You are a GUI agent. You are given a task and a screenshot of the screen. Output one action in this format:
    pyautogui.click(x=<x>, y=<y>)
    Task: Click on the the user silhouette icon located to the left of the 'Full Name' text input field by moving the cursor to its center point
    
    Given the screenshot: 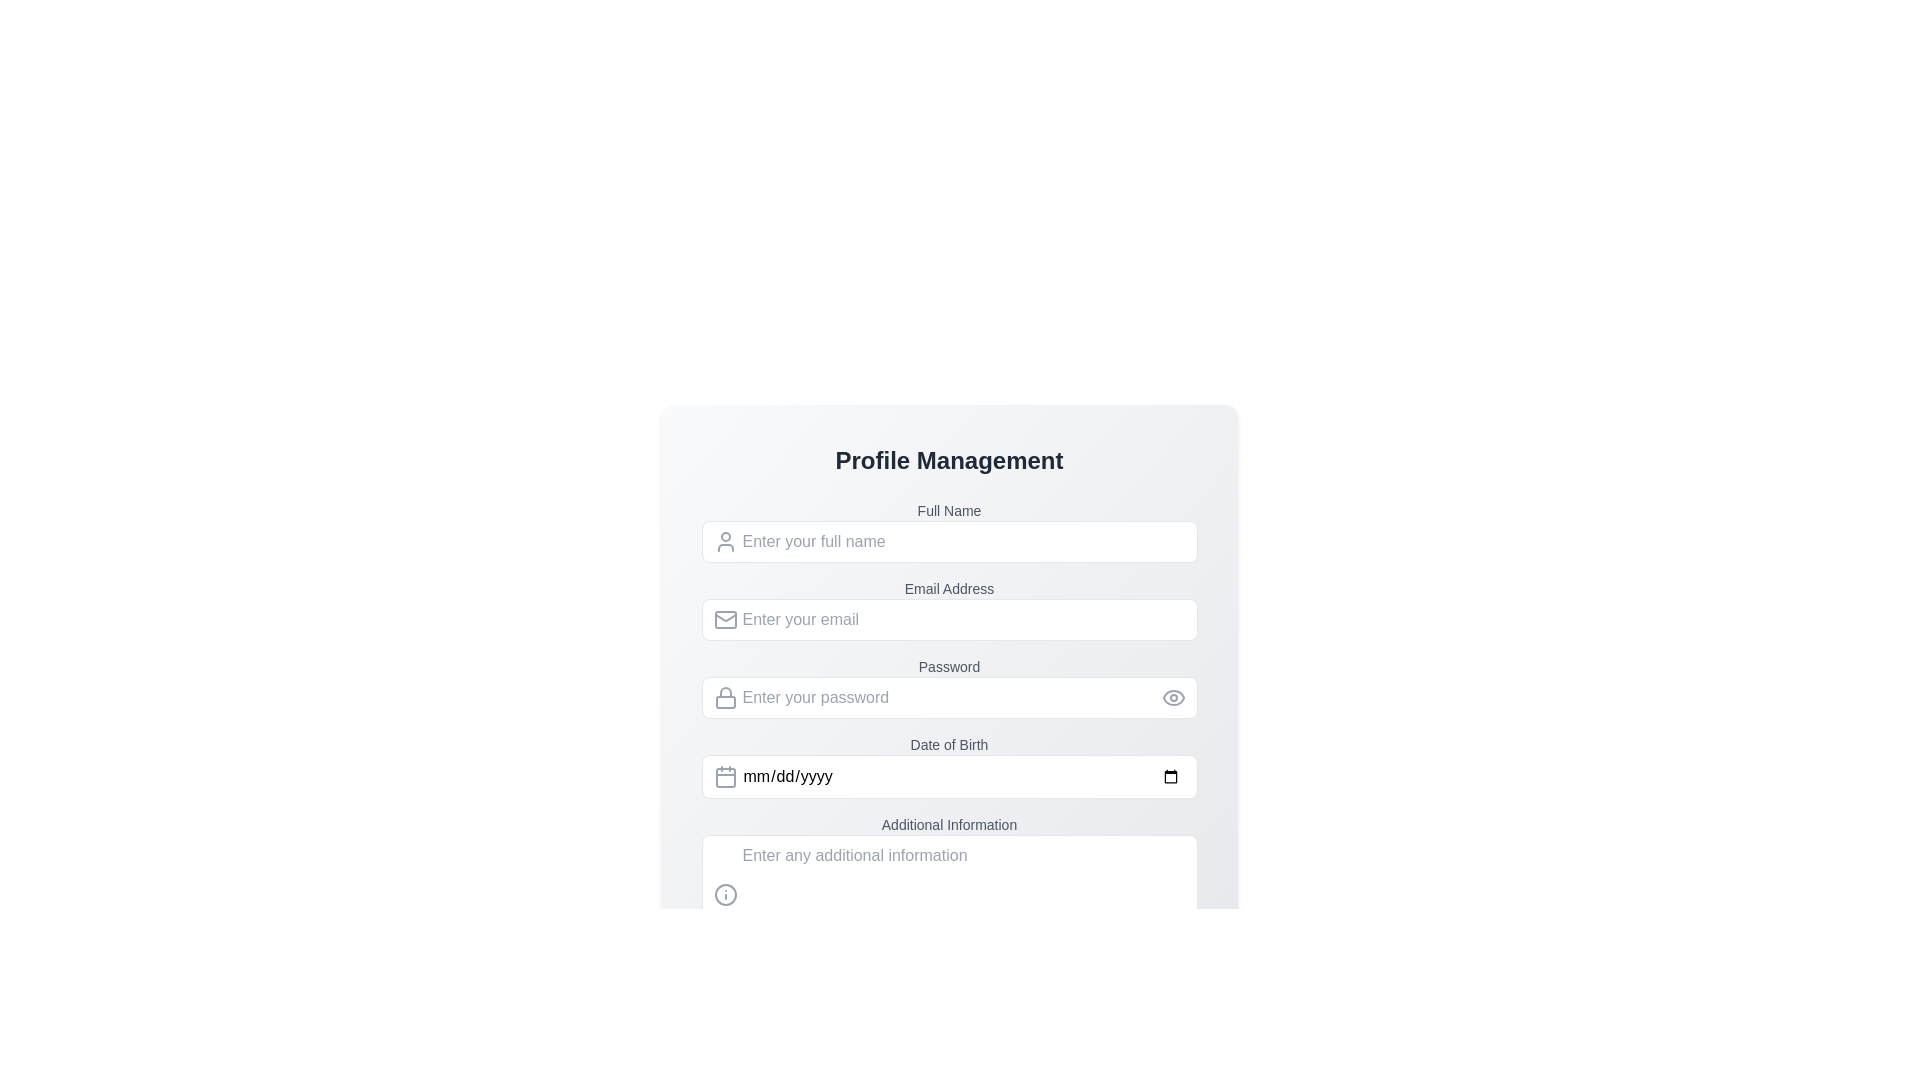 What is the action you would take?
    pyautogui.click(x=724, y=542)
    